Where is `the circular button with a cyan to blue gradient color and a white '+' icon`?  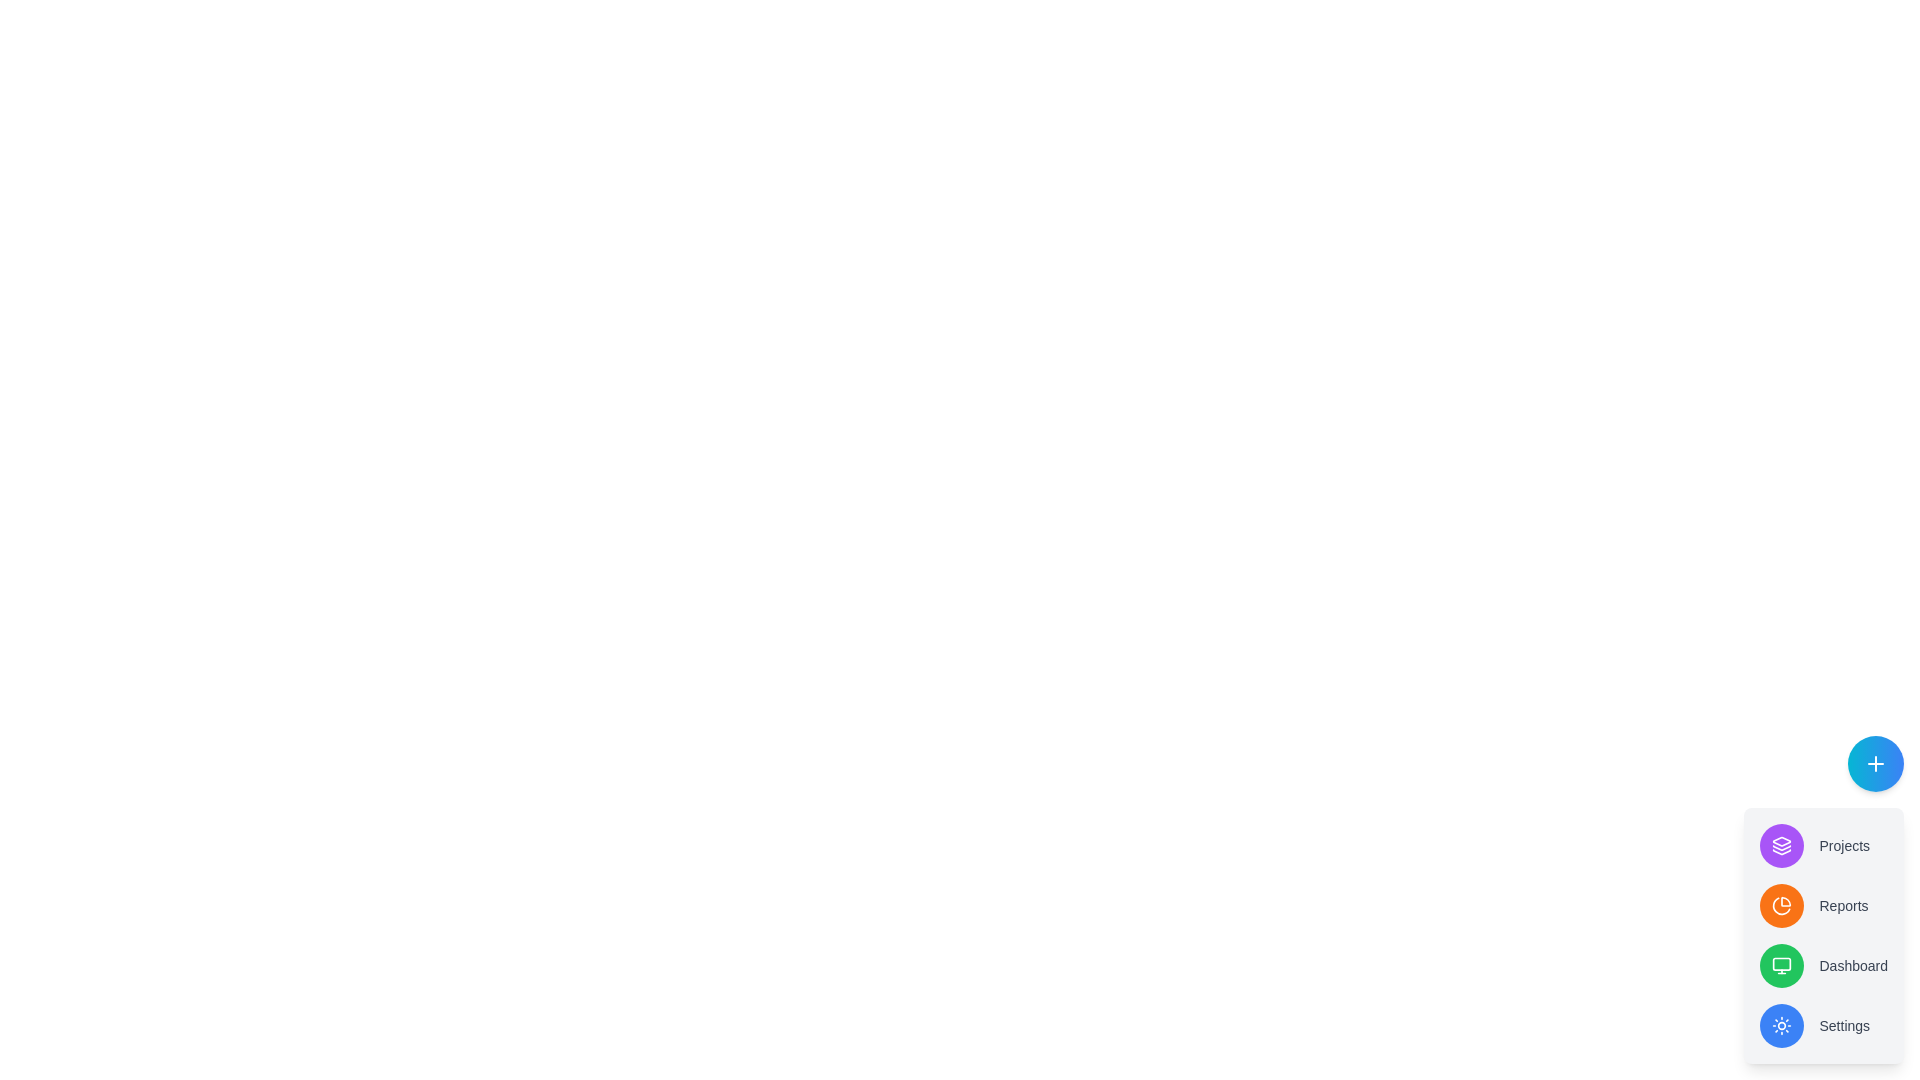
the circular button with a cyan to blue gradient color and a white '+' icon is located at coordinates (1875, 763).